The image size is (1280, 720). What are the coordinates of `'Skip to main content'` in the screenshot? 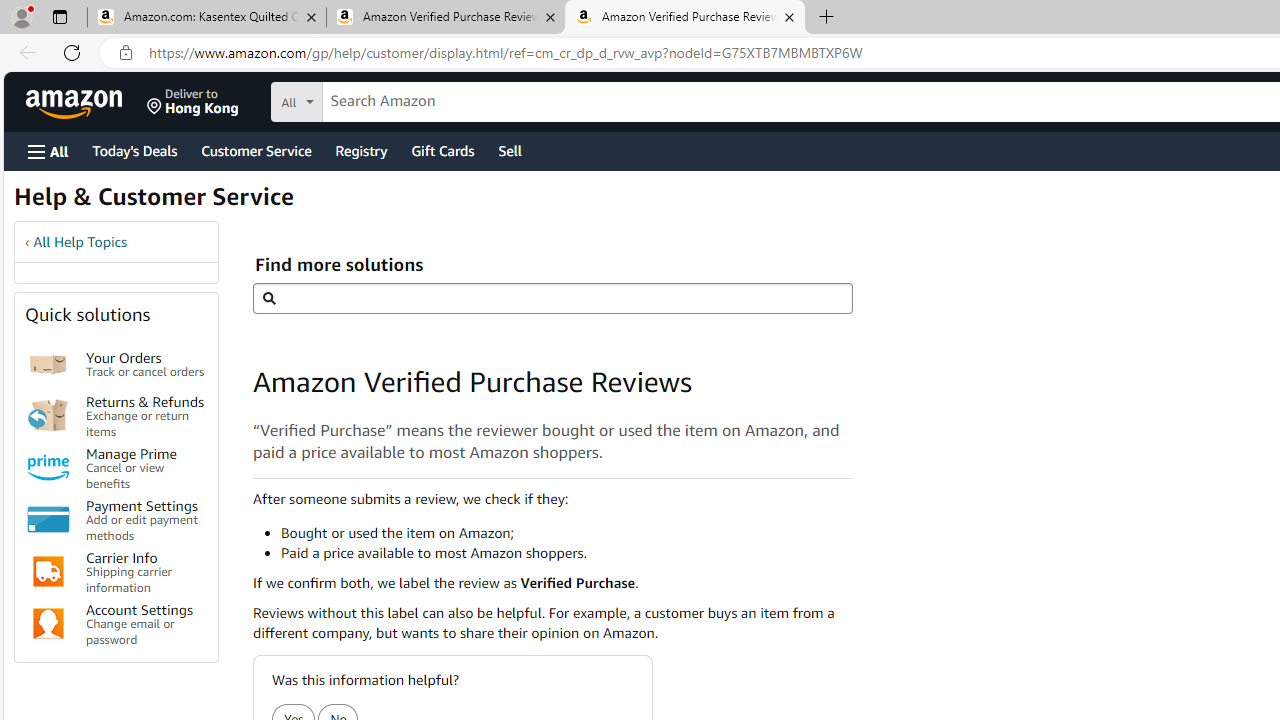 It's located at (86, 100).